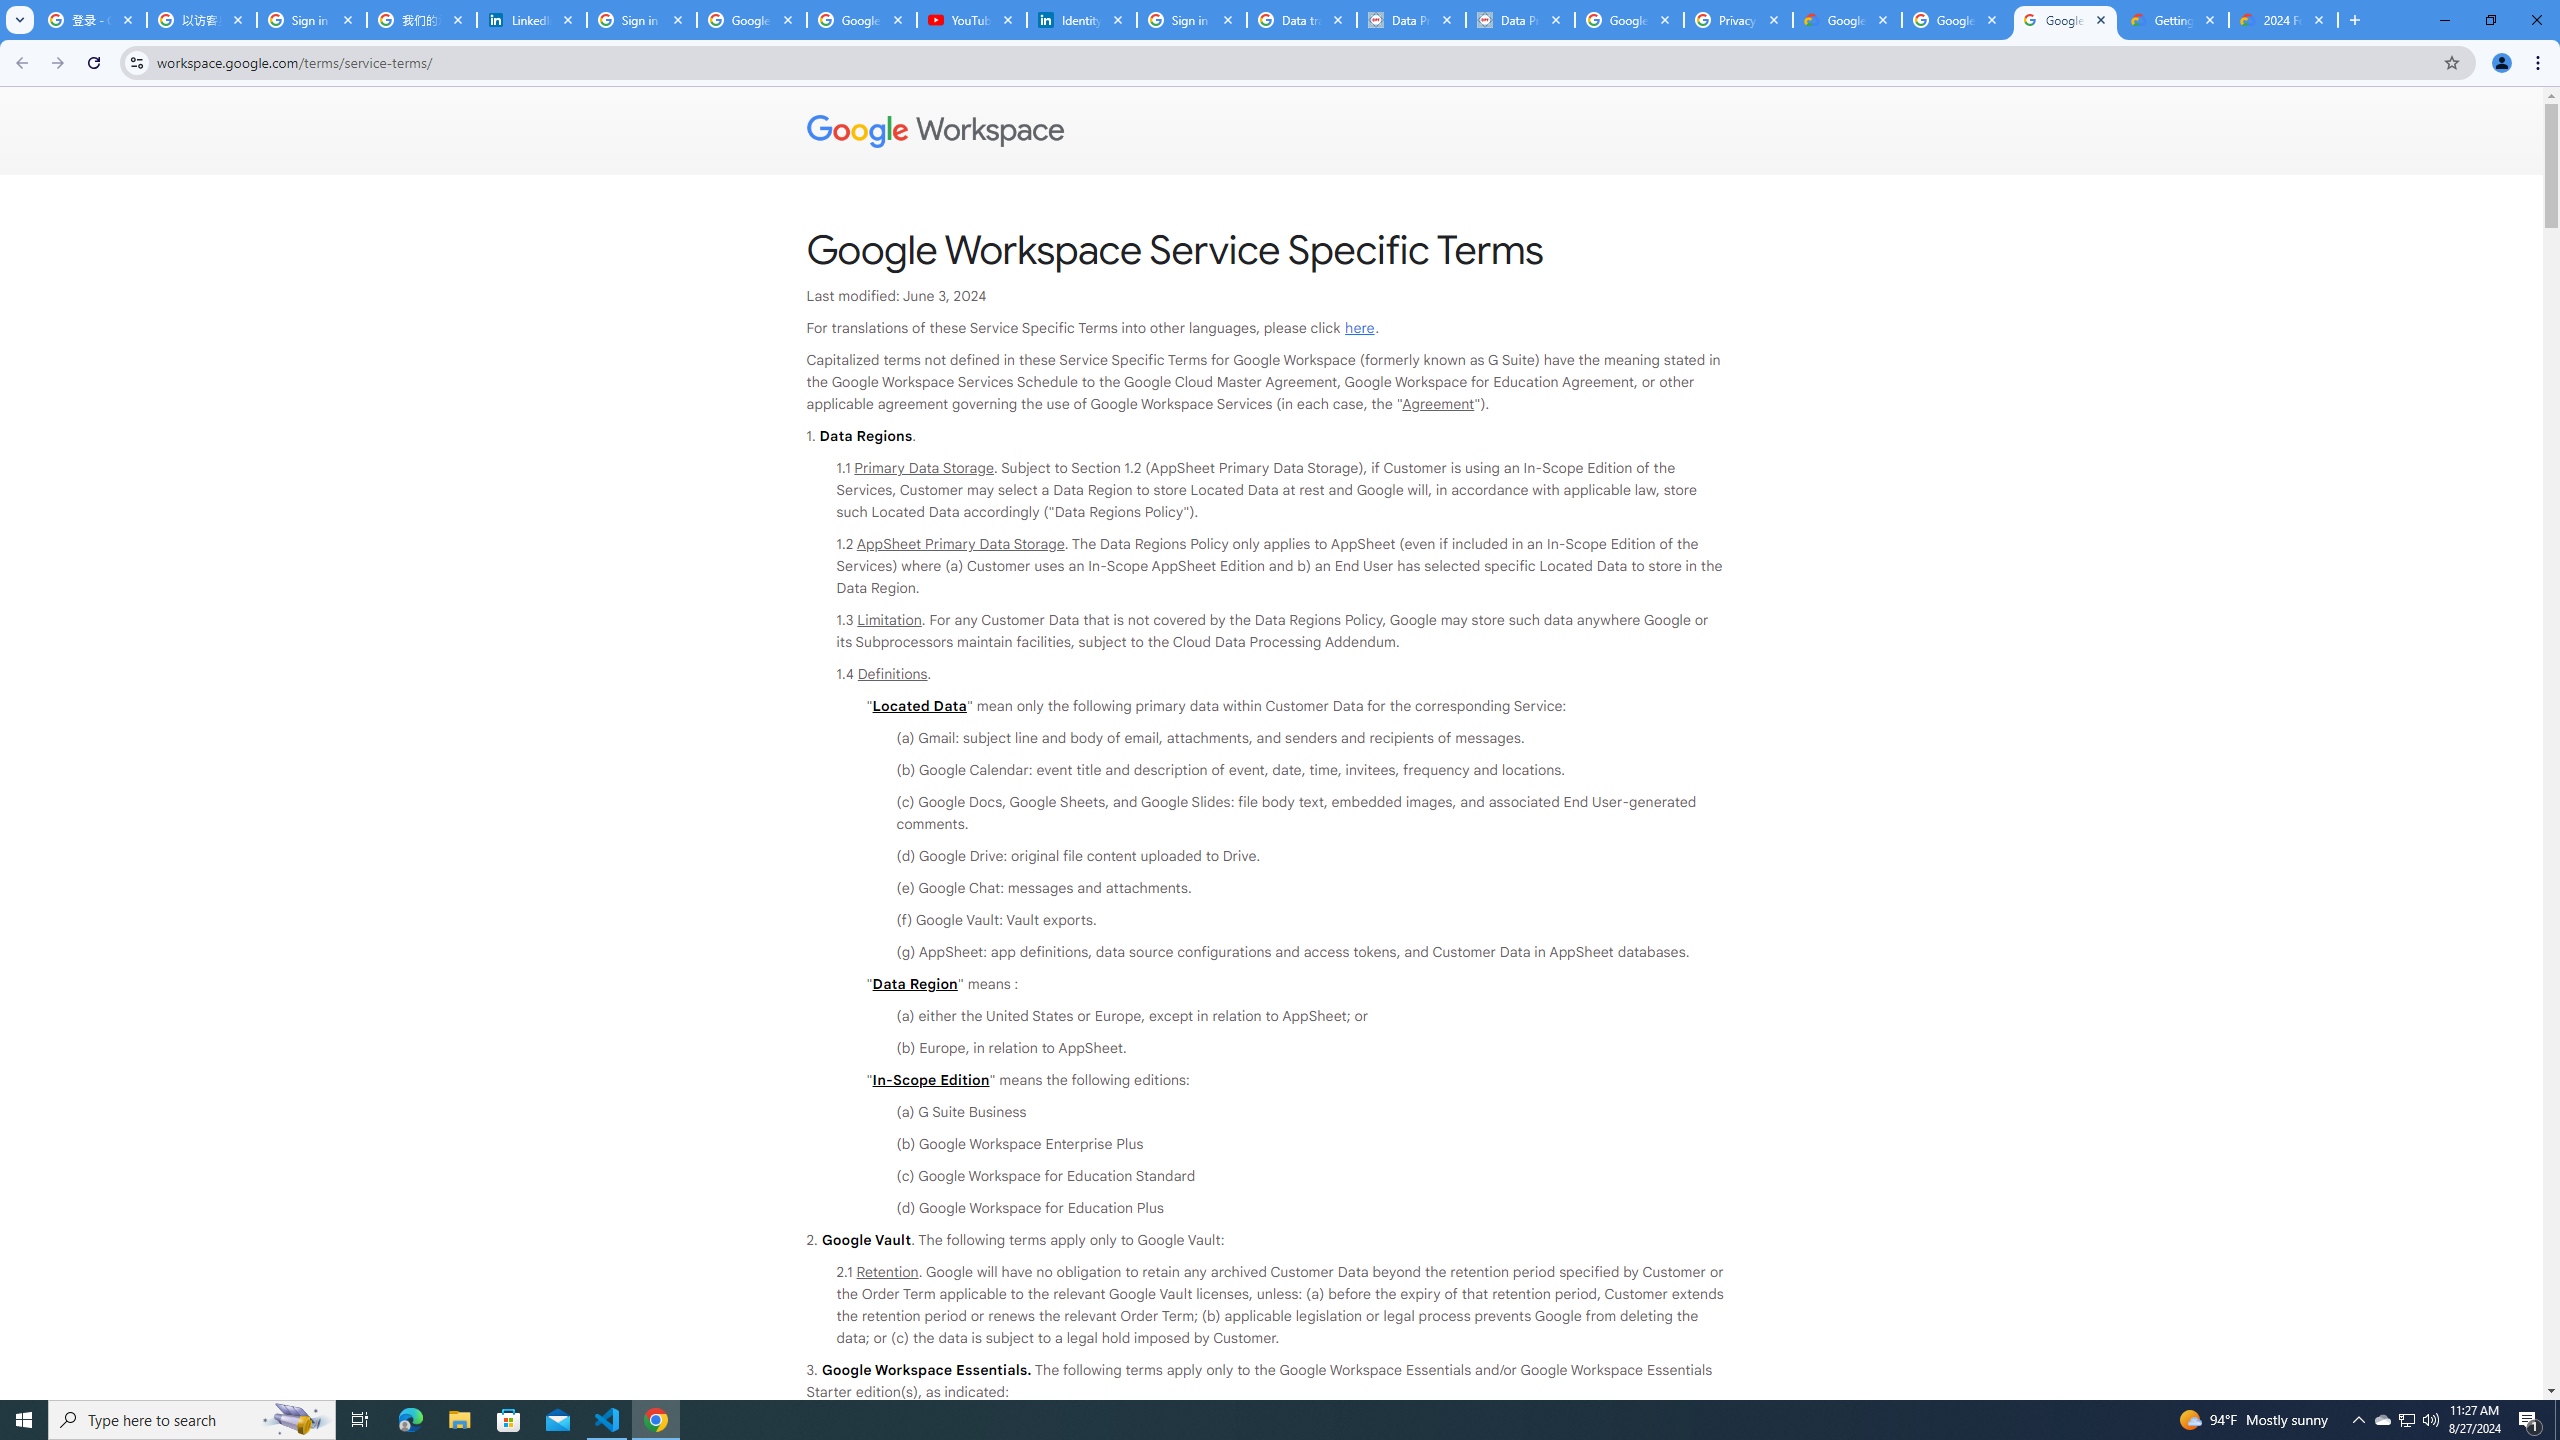 The height and width of the screenshot is (1440, 2560). What do you see at coordinates (971, 19) in the screenshot?
I see `'YouTube'` at bounding box center [971, 19].